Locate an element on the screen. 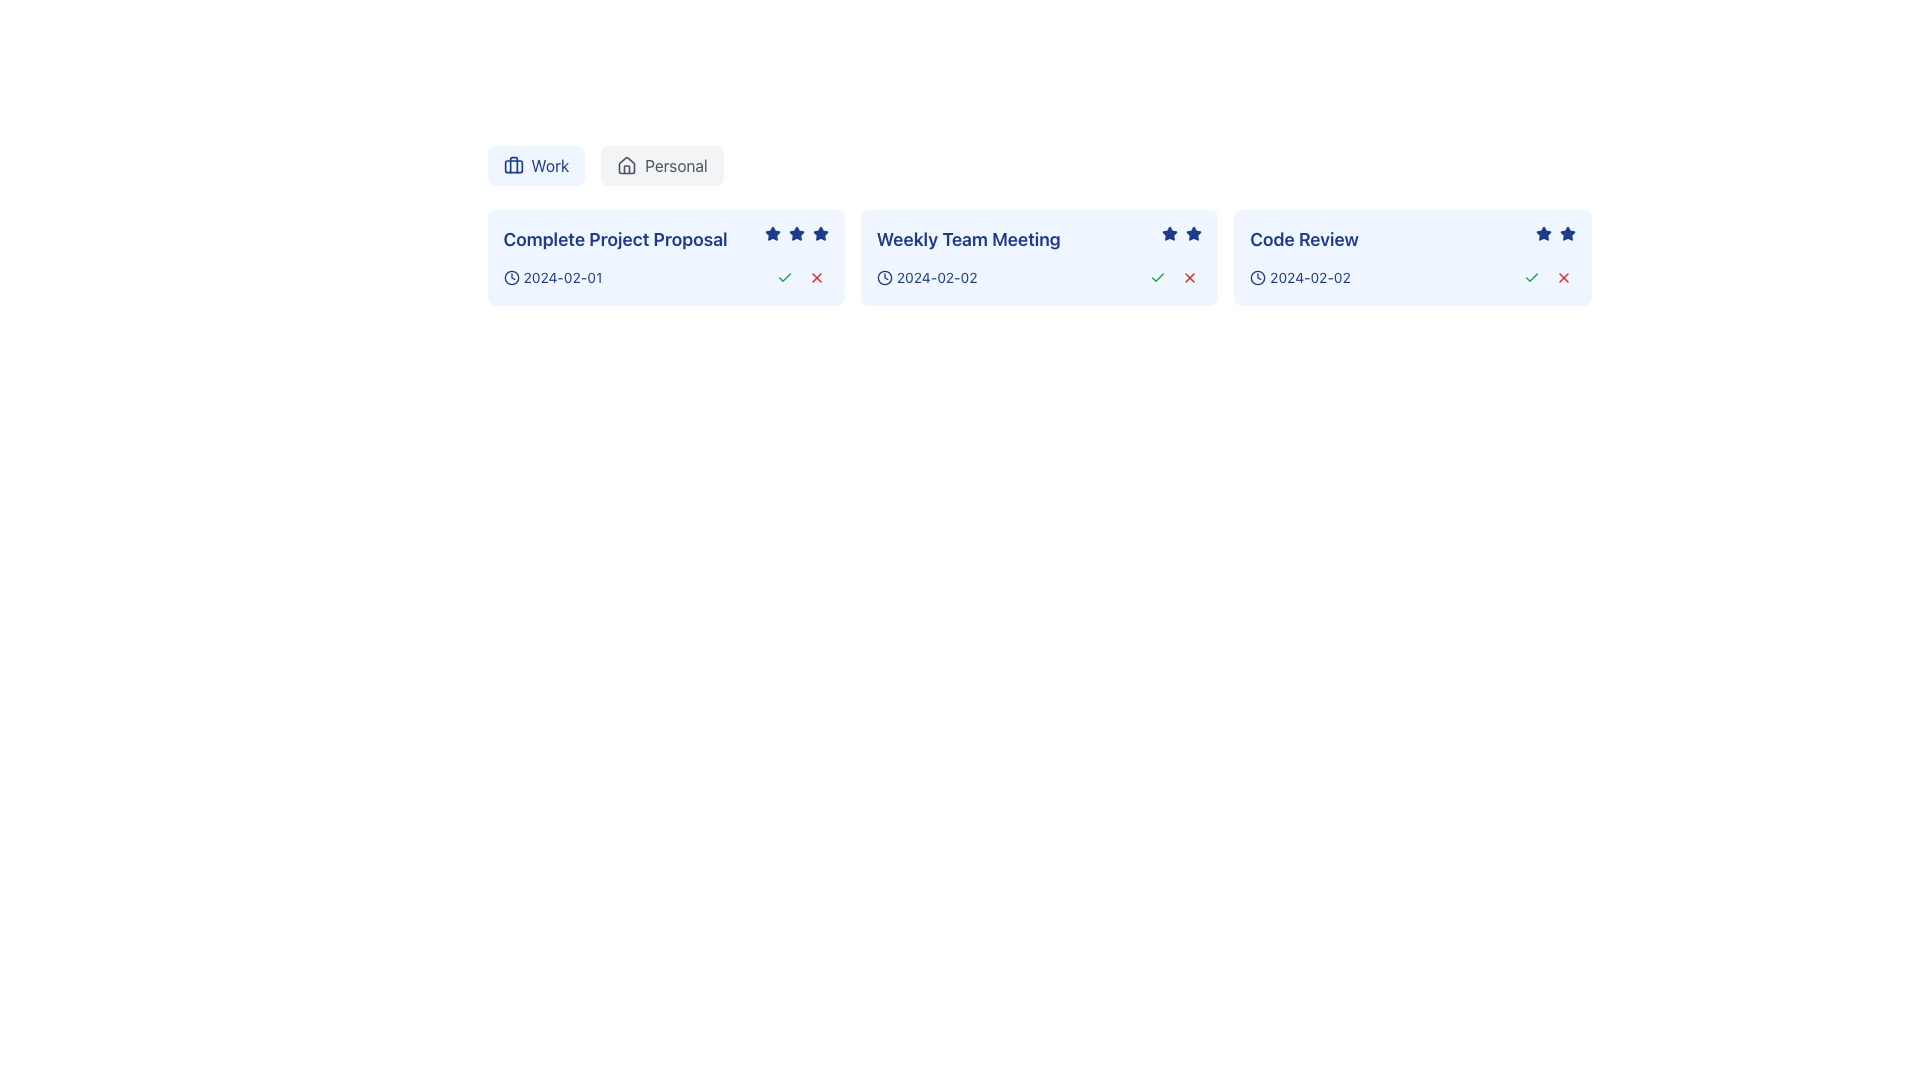  the text label reading 'Complete Project Proposal' is located at coordinates (614, 238).